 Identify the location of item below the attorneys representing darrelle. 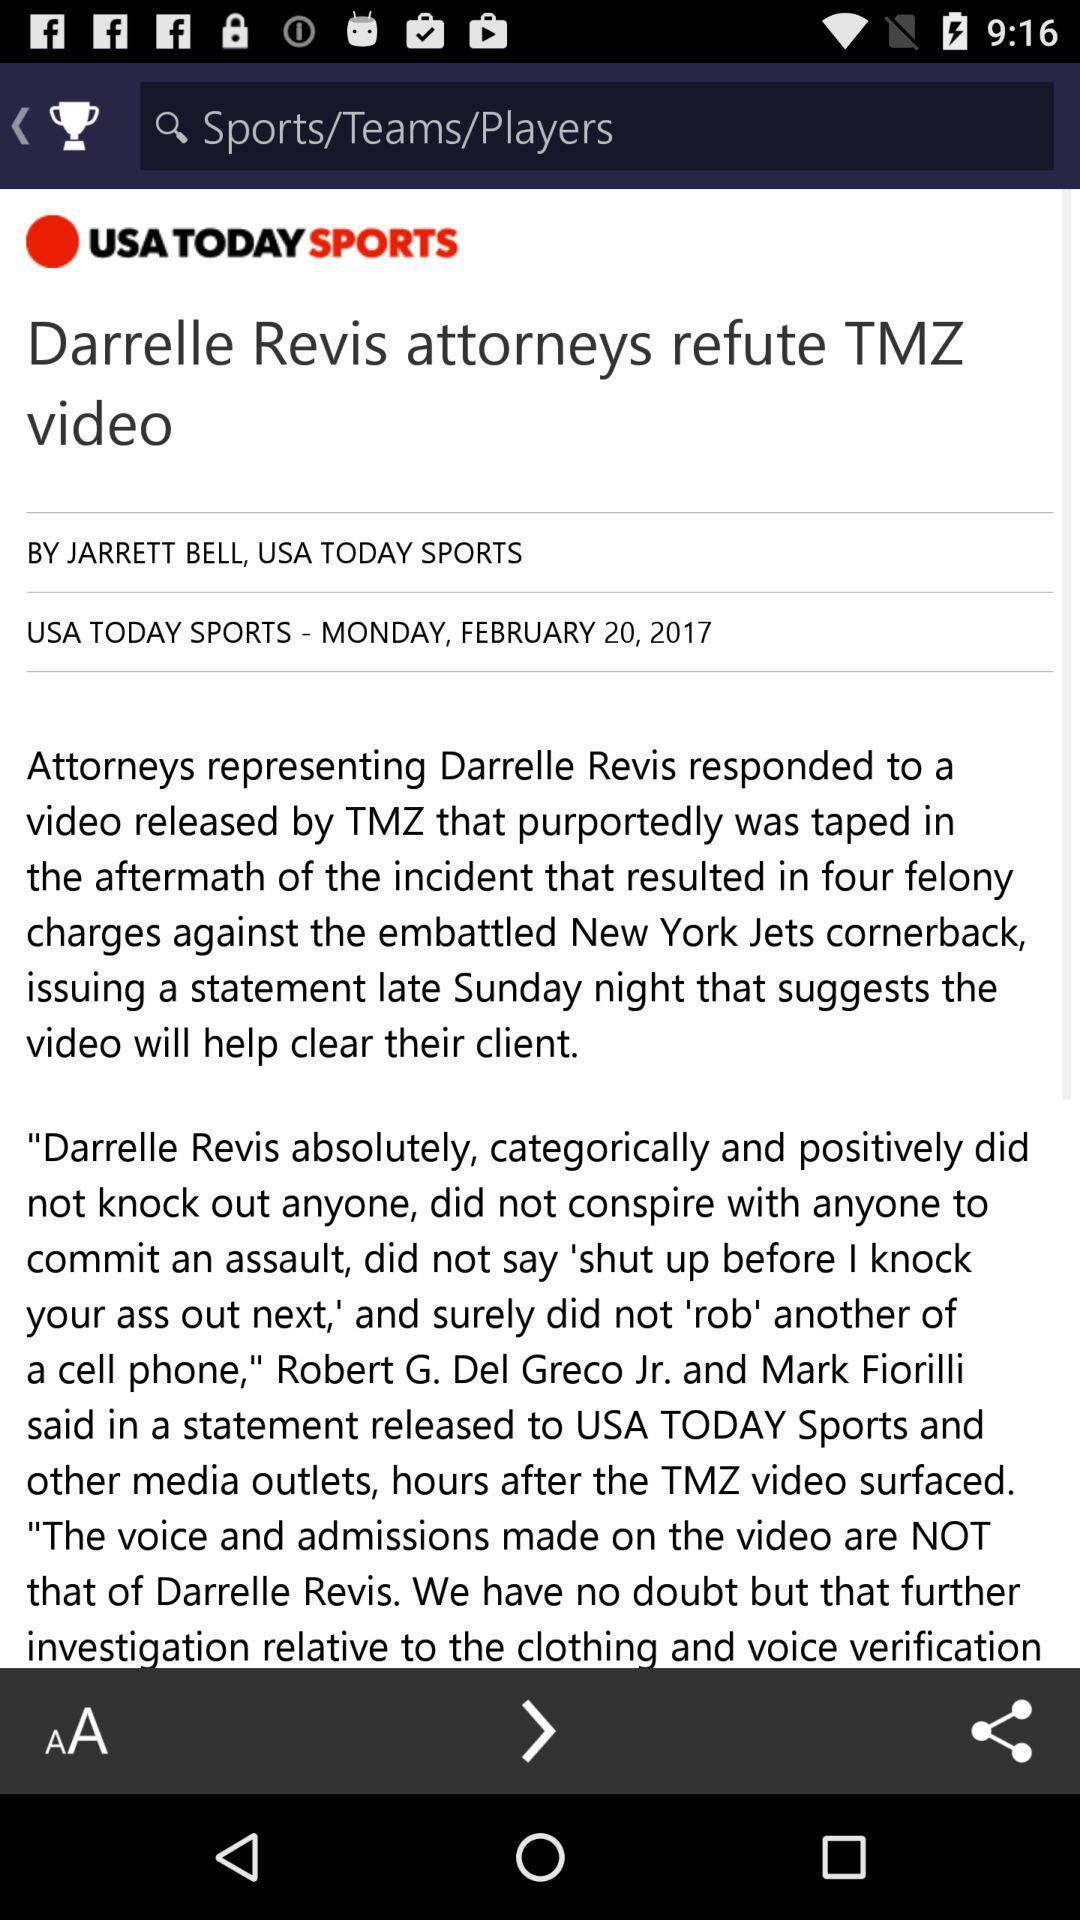
(538, 1730).